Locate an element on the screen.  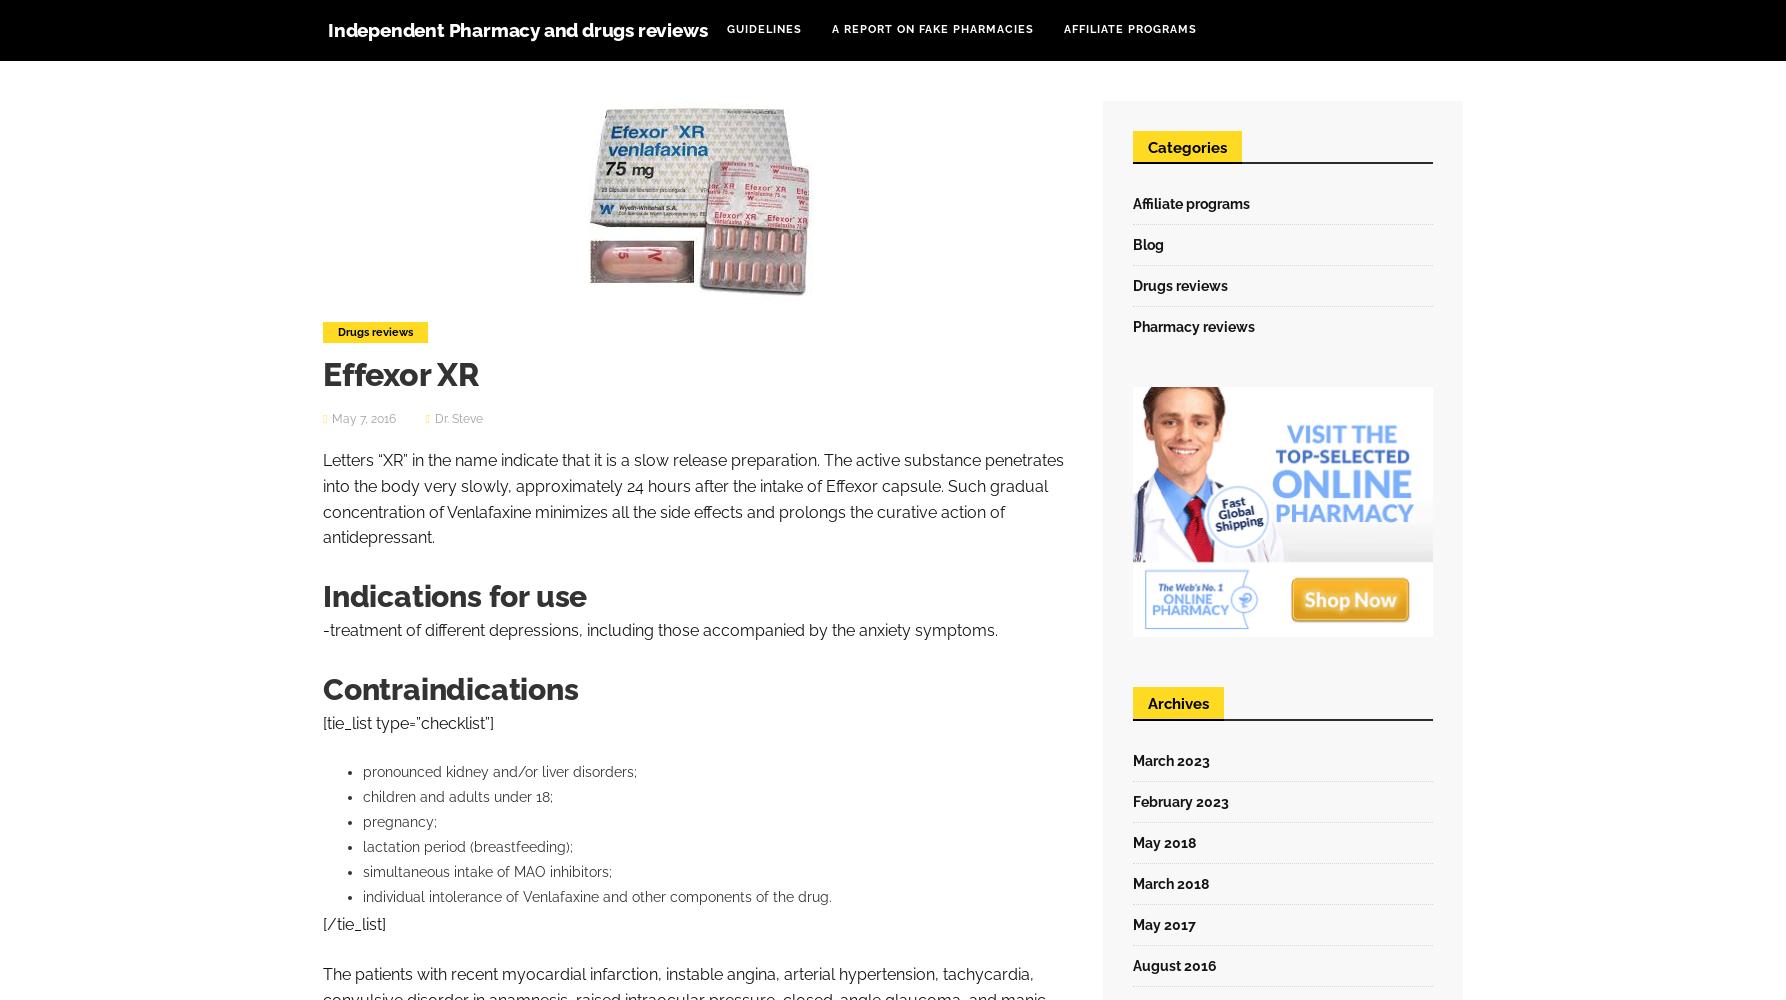
'[tie_list type=”checklist”]' is located at coordinates (408, 721).